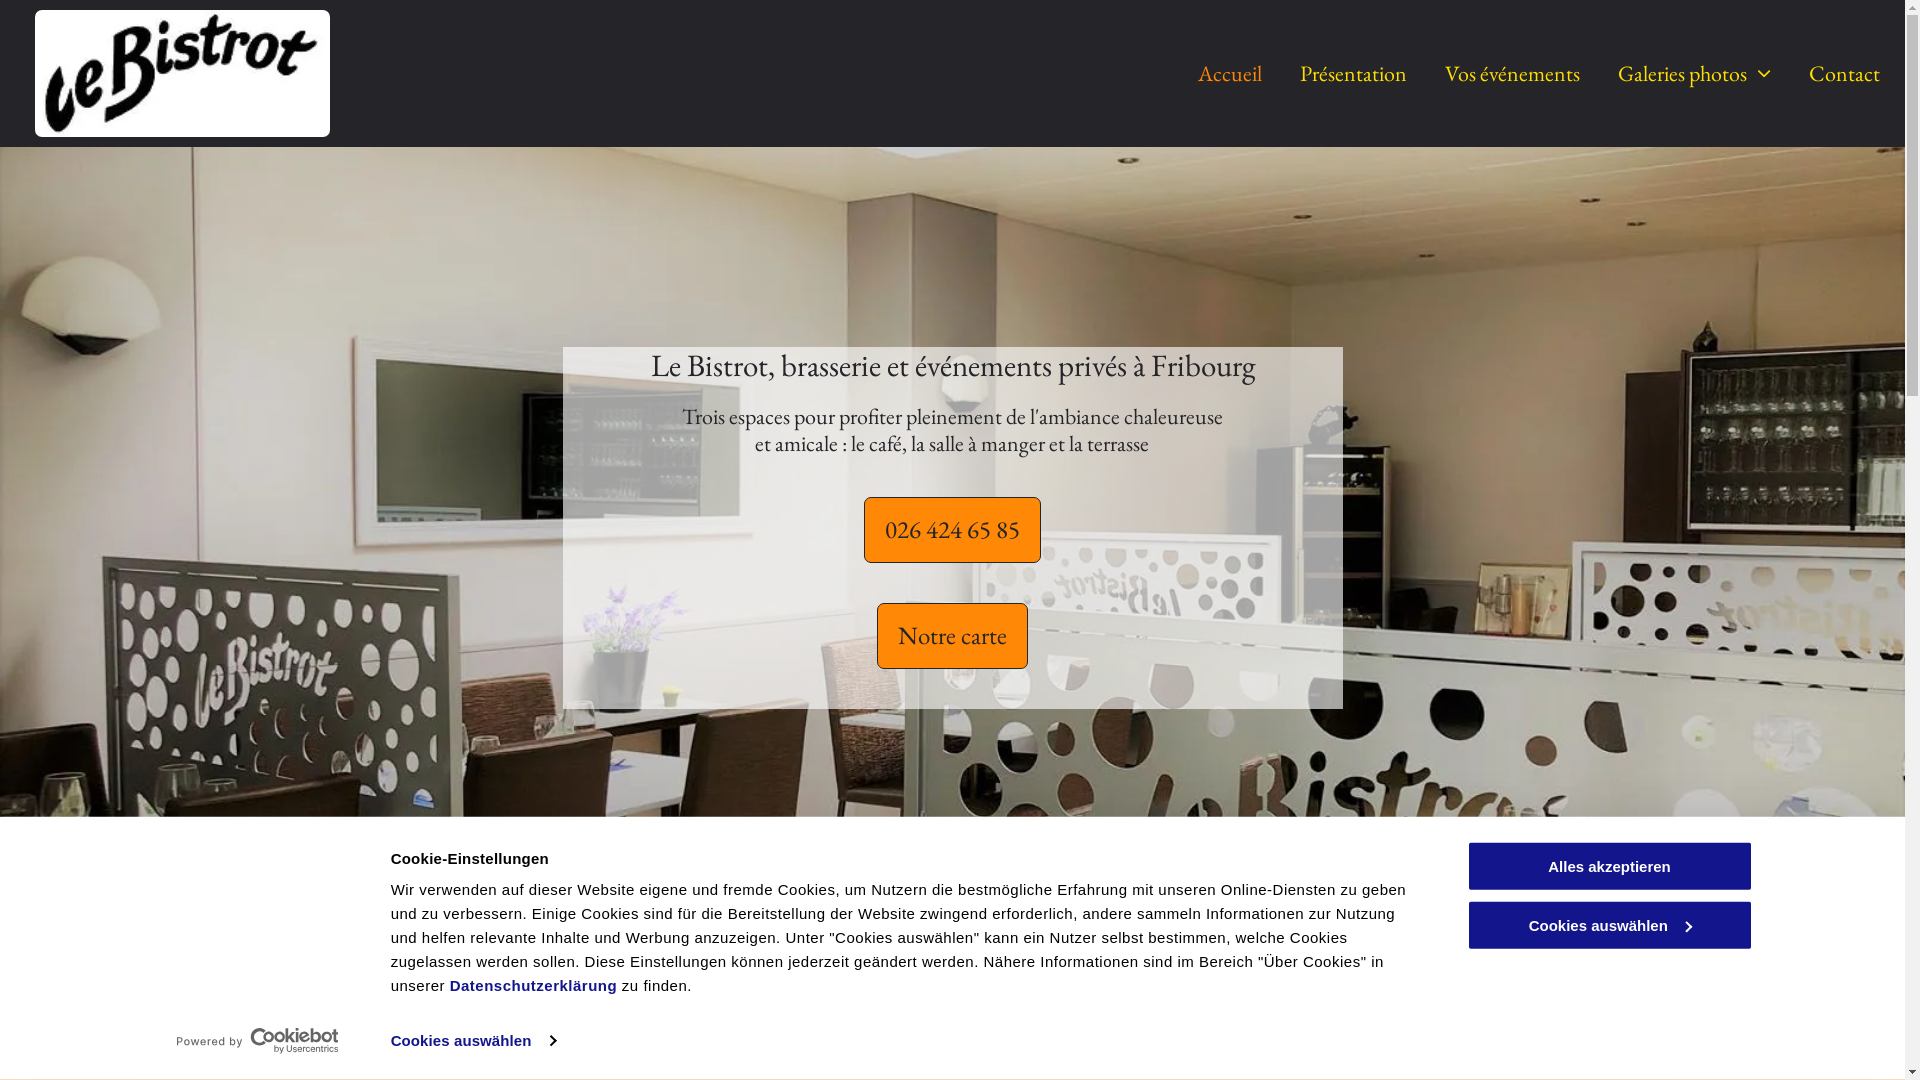 Image resolution: width=1920 pixels, height=1080 pixels. Describe the element at coordinates (1608, 865) in the screenshot. I see `'Alles akzeptieren'` at that location.